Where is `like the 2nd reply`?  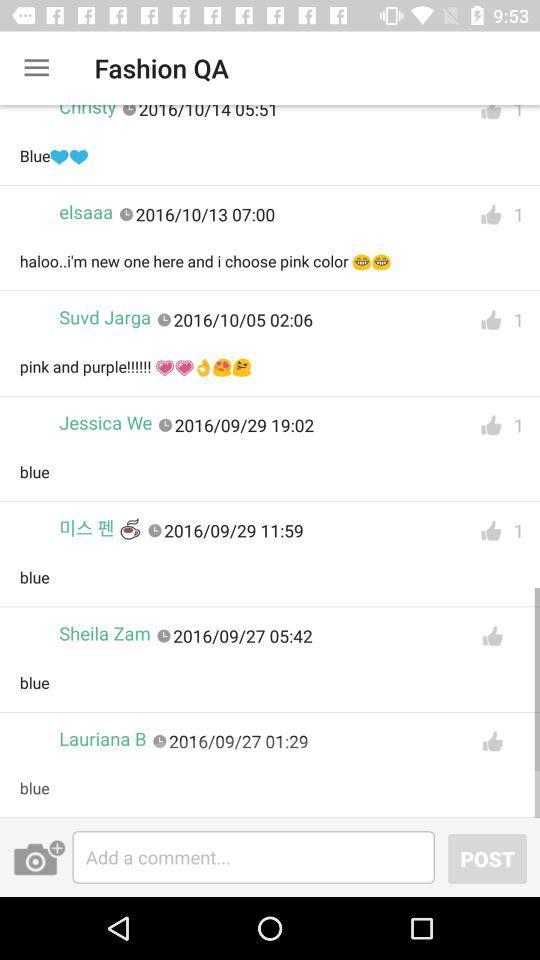
like the 2nd reply is located at coordinates (490, 215).